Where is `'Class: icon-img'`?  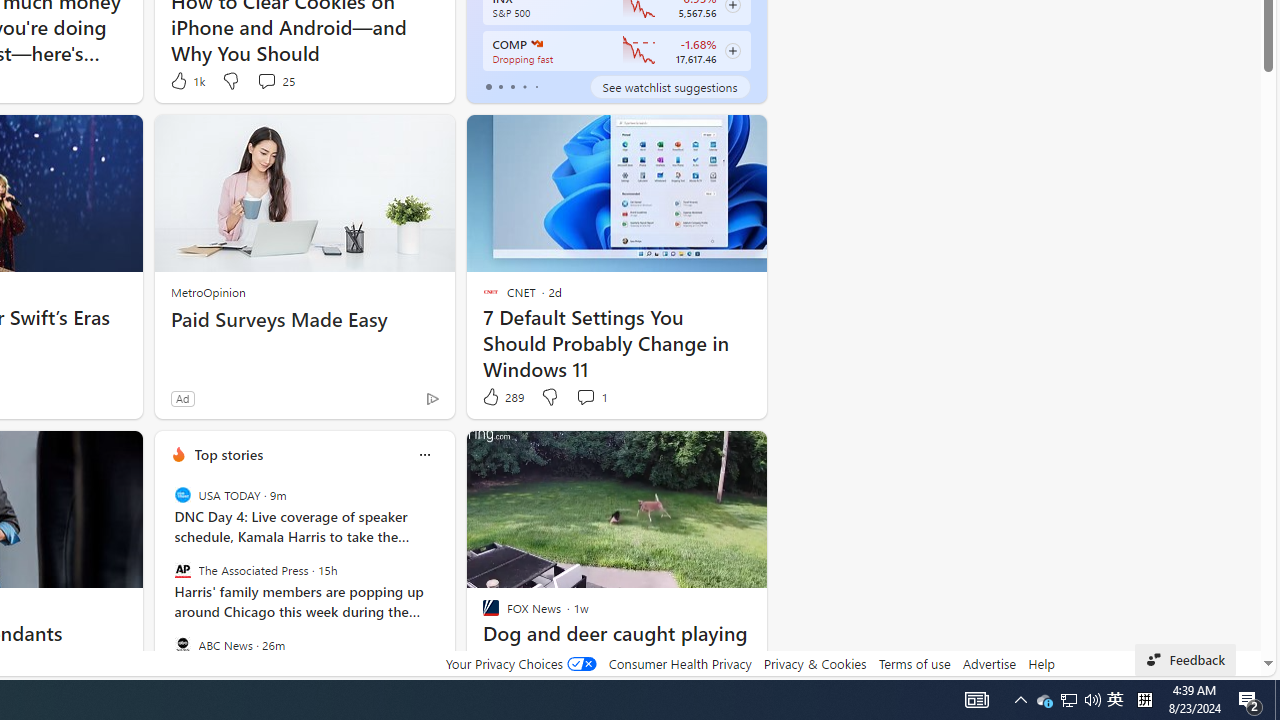
'Class: icon-img' is located at coordinates (423, 455).